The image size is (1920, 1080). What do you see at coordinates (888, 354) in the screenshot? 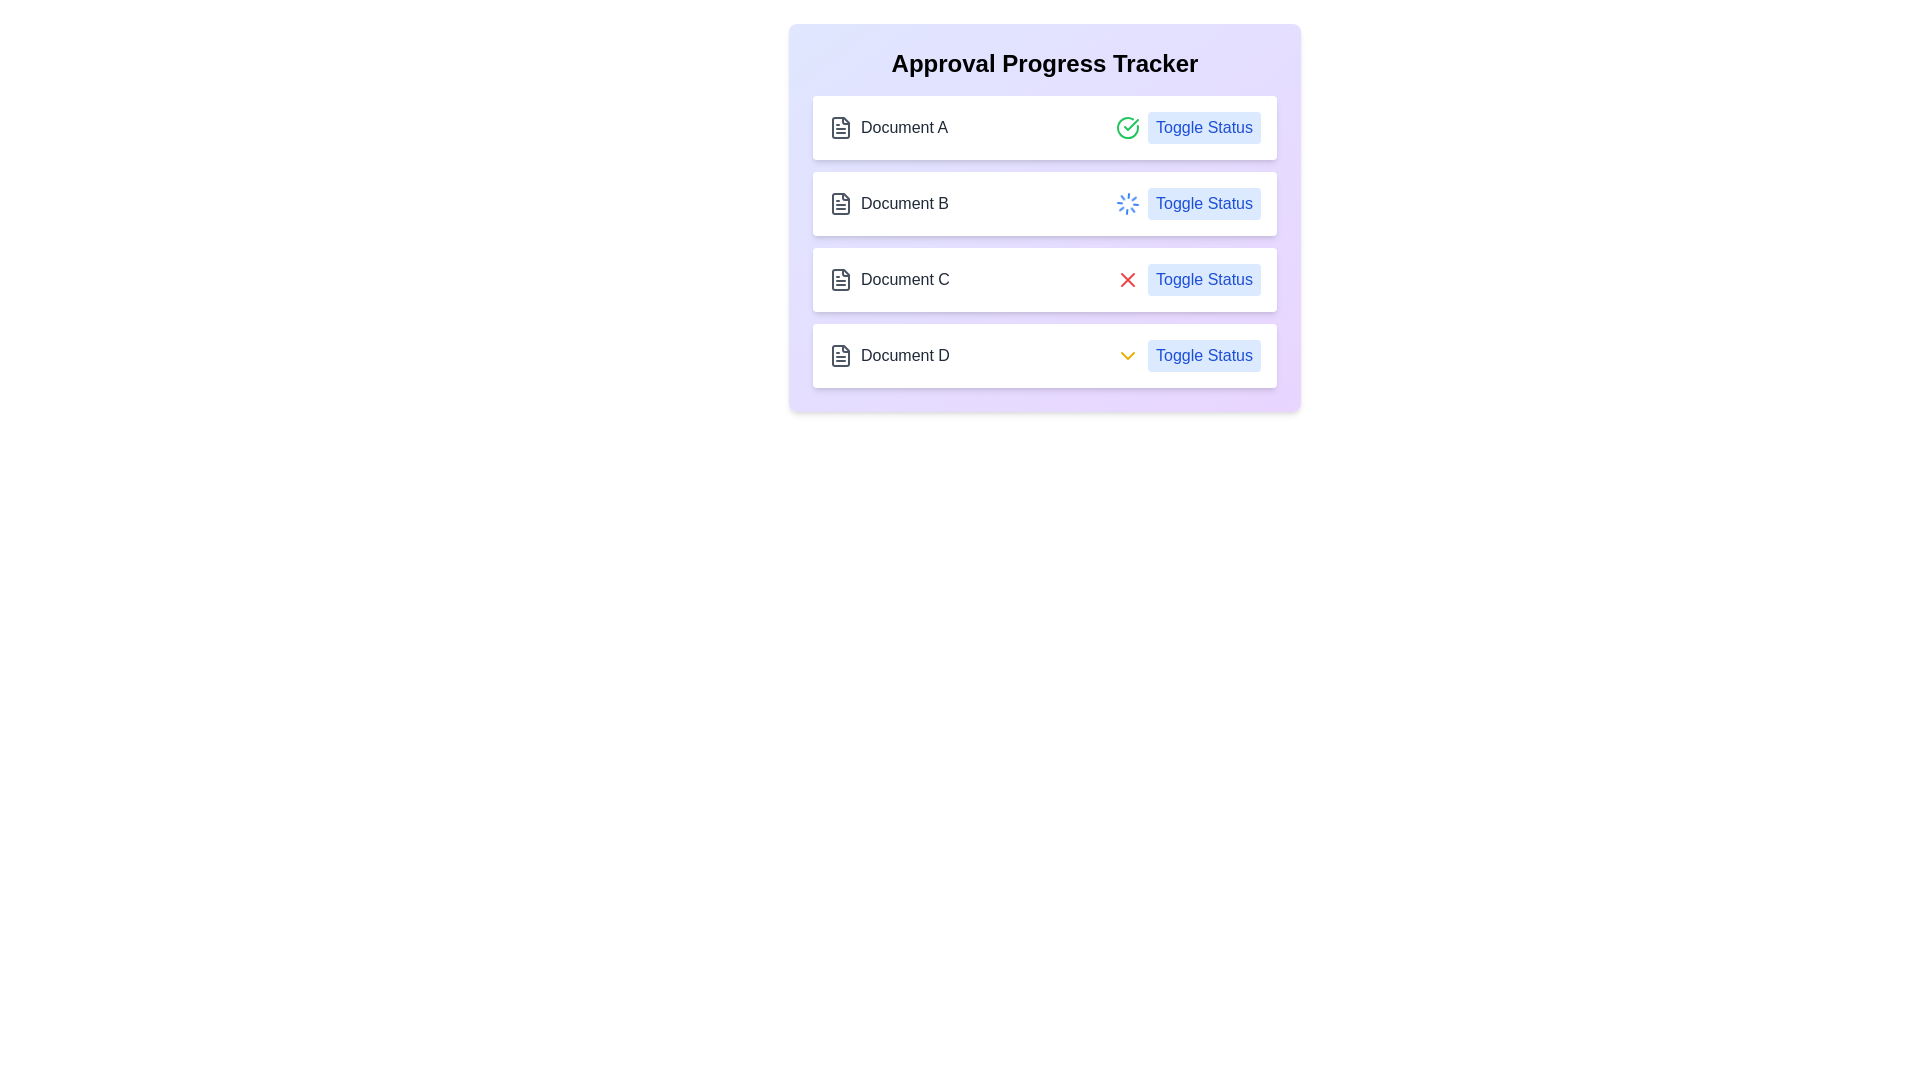
I see `the label for 'Approval Progress Tracker' located in the fourth row of the list, which serves as a descriptive label for a document` at bounding box center [888, 354].